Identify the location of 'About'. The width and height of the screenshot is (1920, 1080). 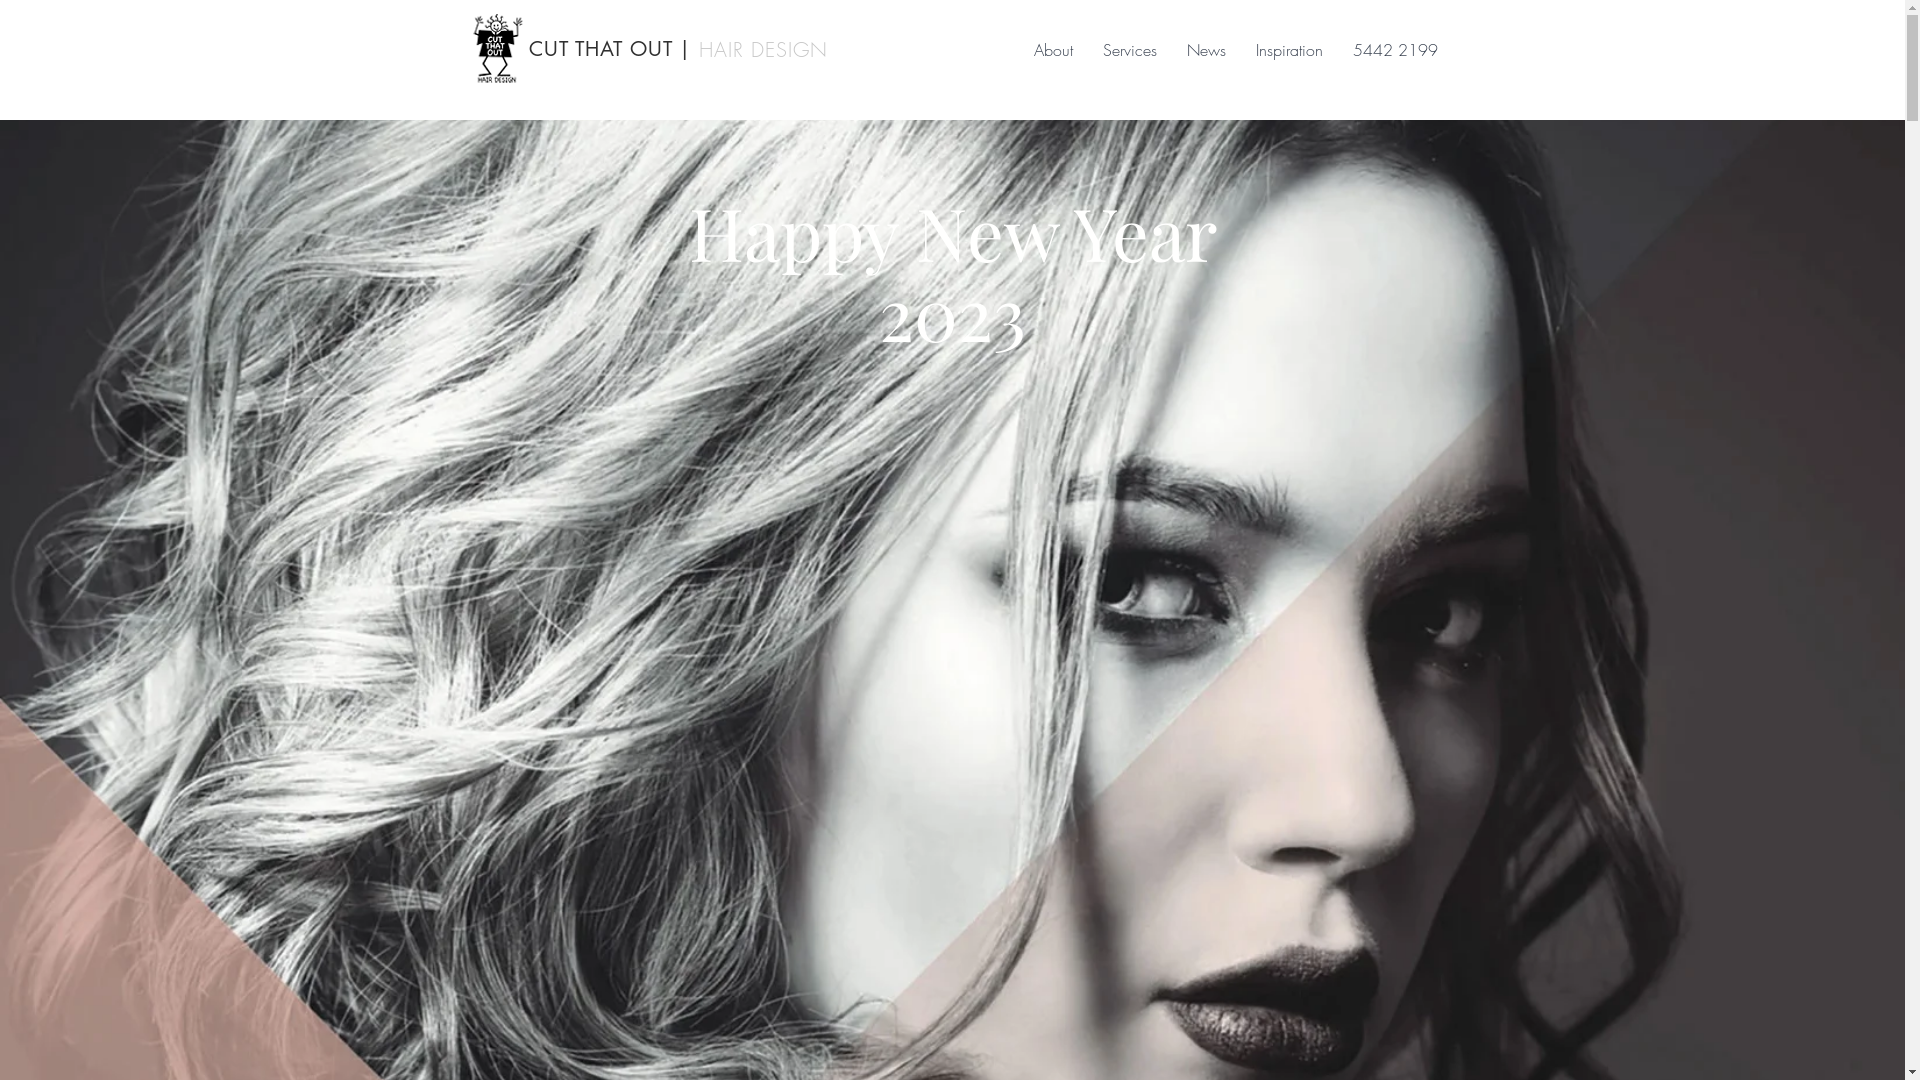
(1051, 49).